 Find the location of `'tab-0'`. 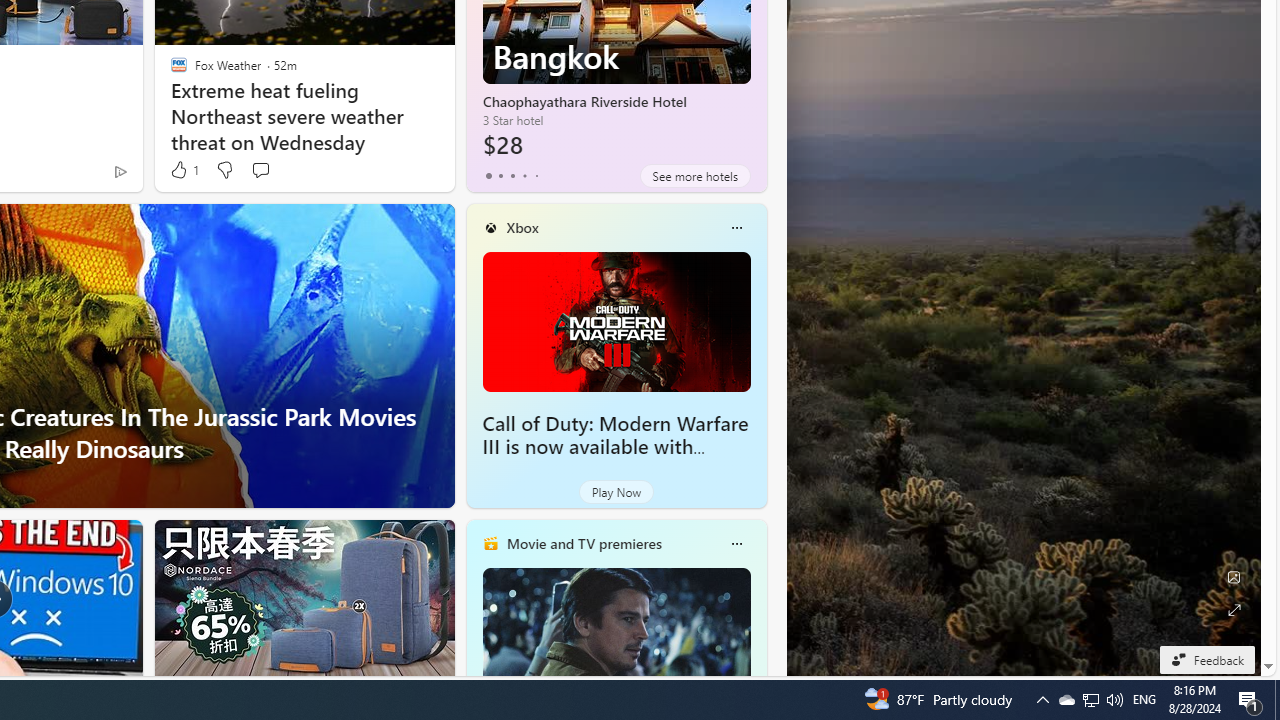

'tab-0' is located at coordinates (488, 175).